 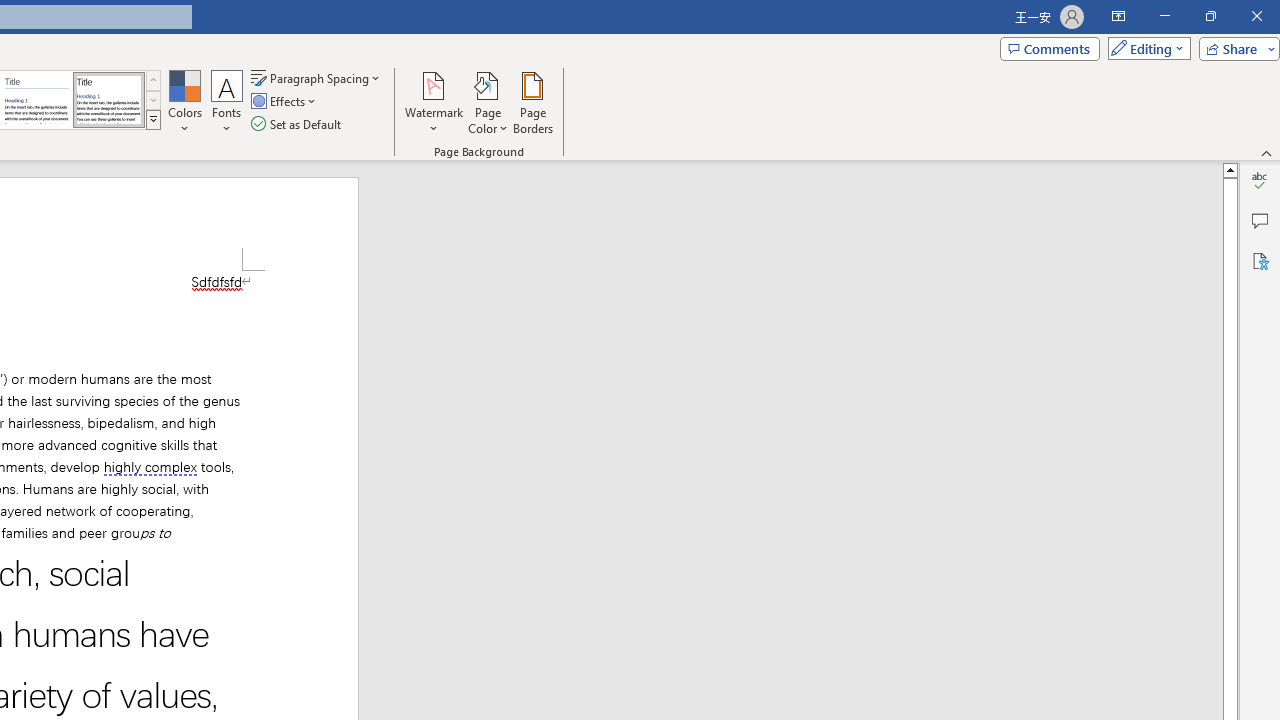 I want to click on 'Style Set', so click(x=152, y=120).